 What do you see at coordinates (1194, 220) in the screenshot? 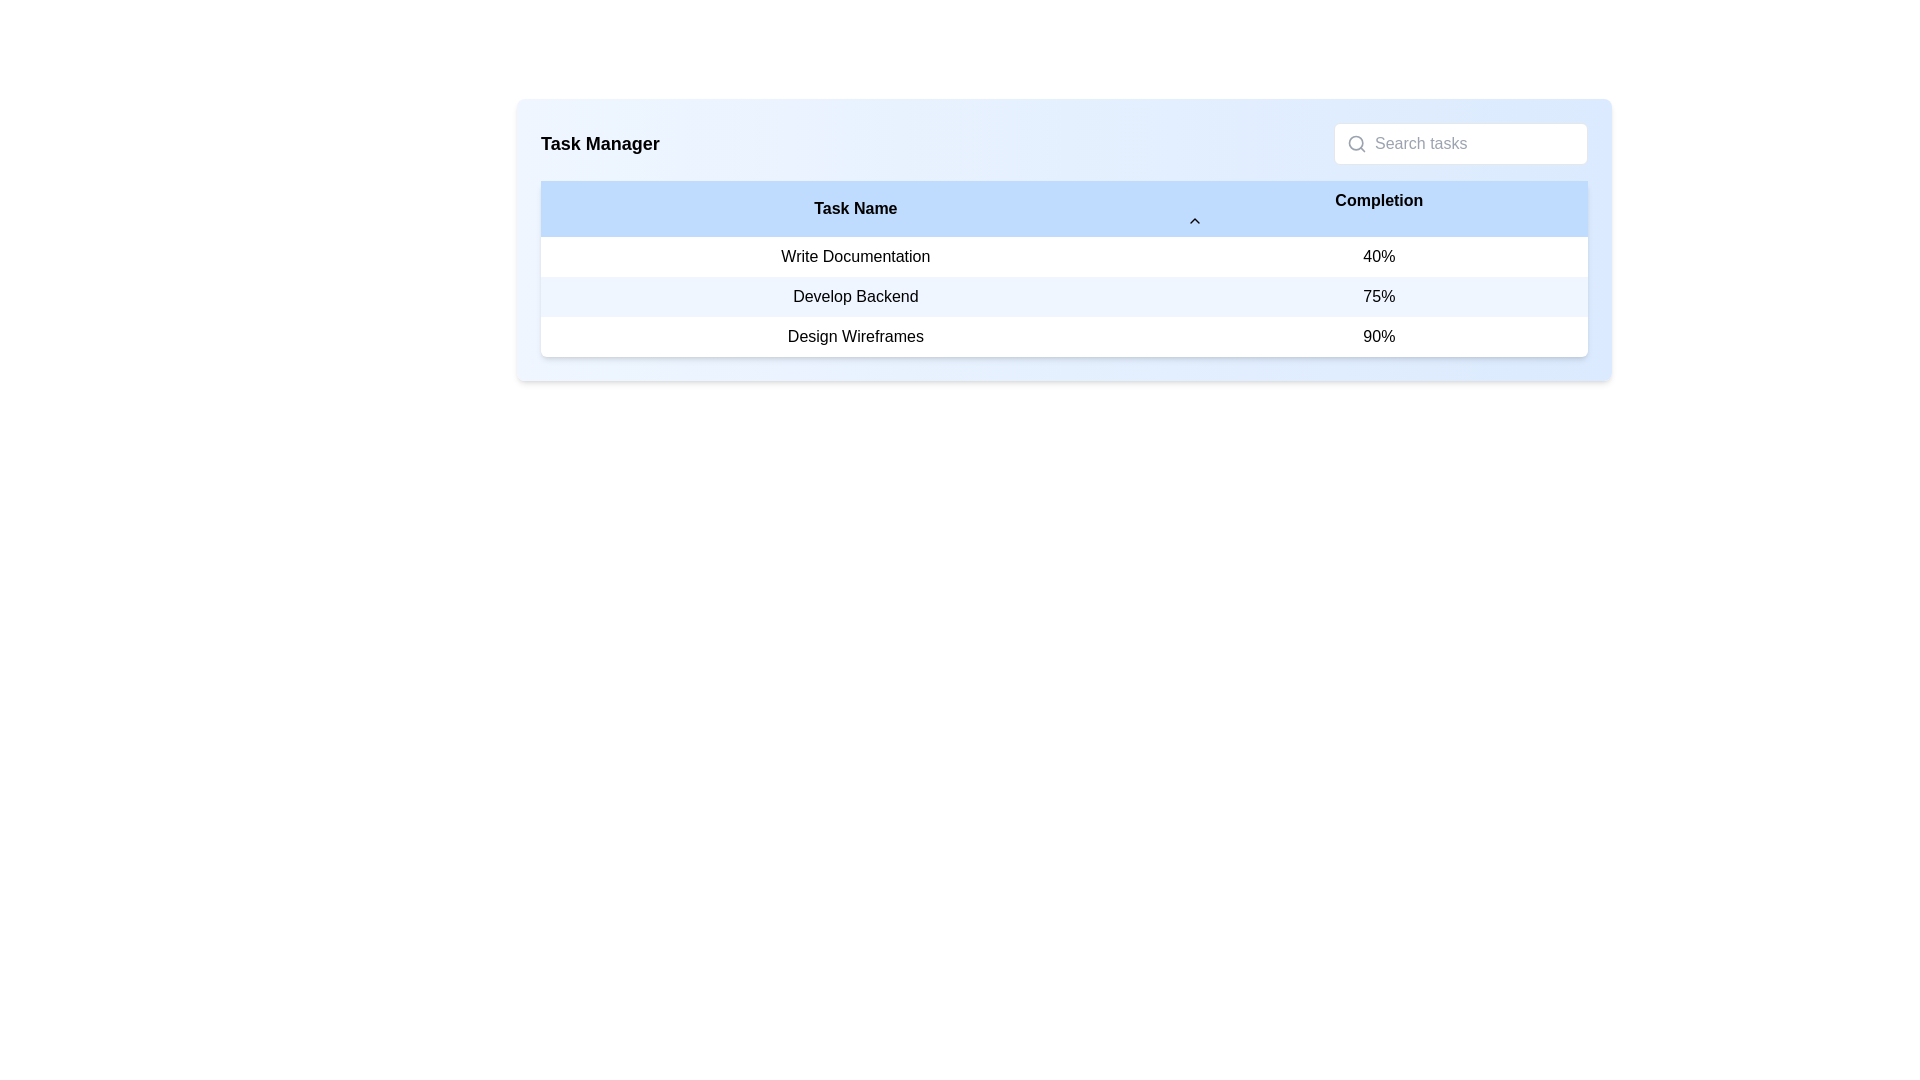
I see `the upward-pointing chevron icon located in the header row next to the 'Completion' column header to sort the table` at bounding box center [1194, 220].